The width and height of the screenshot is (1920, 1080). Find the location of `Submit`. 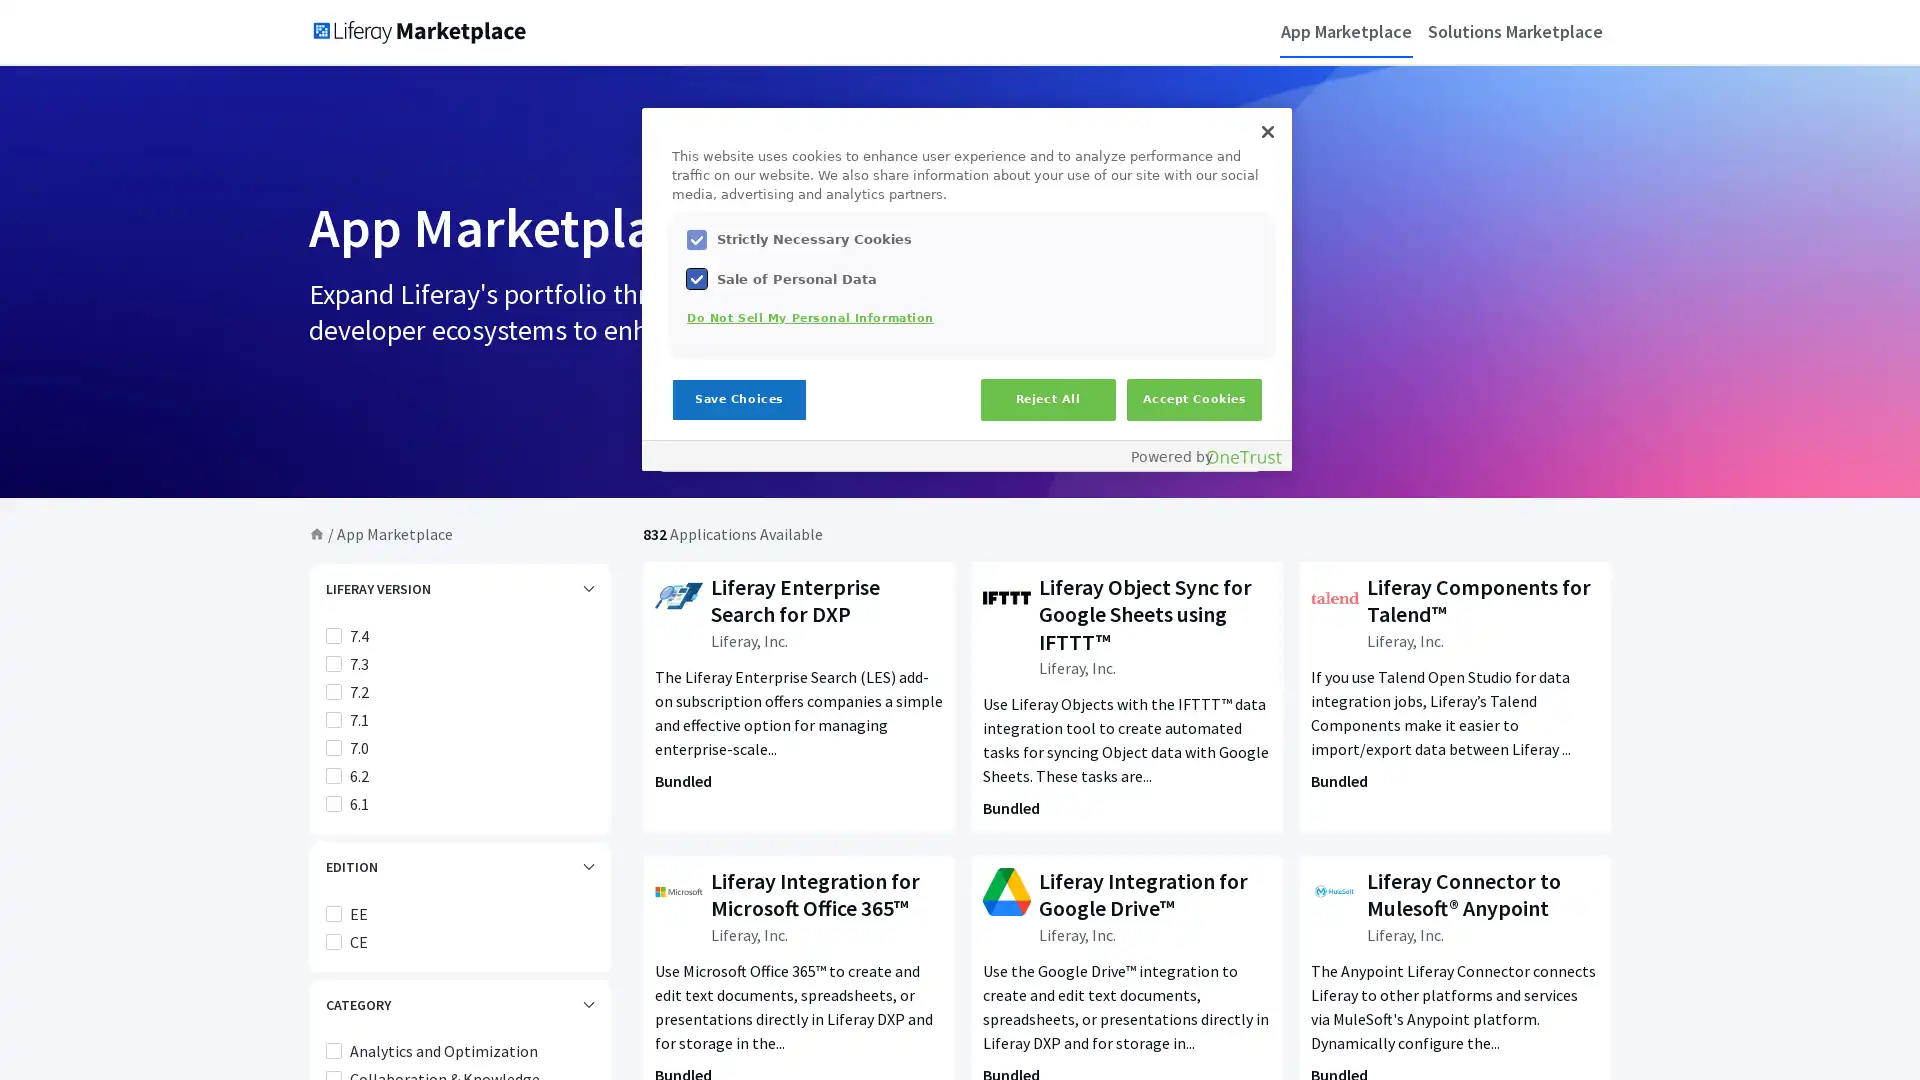

Submit is located at coordinates (1233, 451).